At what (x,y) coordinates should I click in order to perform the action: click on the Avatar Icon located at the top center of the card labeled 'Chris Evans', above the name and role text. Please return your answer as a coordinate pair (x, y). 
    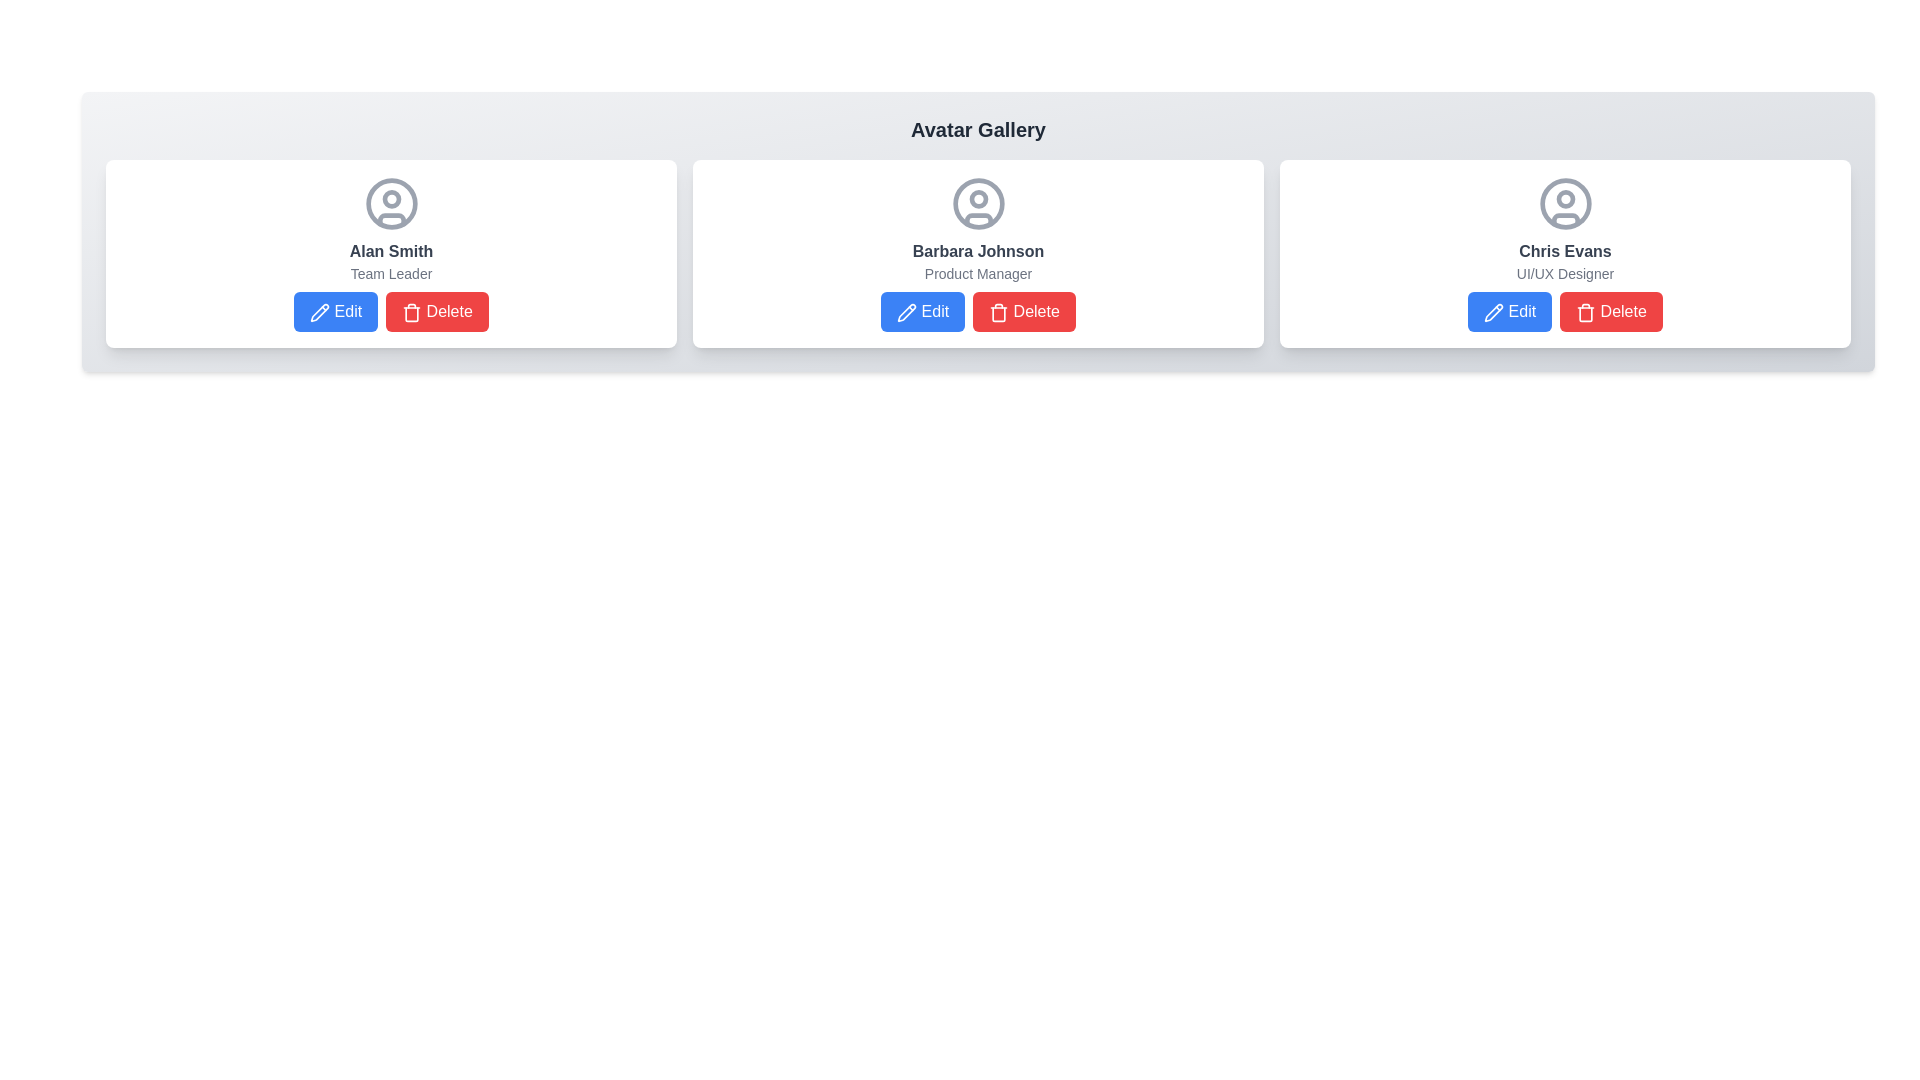
    Looking at the image, I should click on (1564, 204).